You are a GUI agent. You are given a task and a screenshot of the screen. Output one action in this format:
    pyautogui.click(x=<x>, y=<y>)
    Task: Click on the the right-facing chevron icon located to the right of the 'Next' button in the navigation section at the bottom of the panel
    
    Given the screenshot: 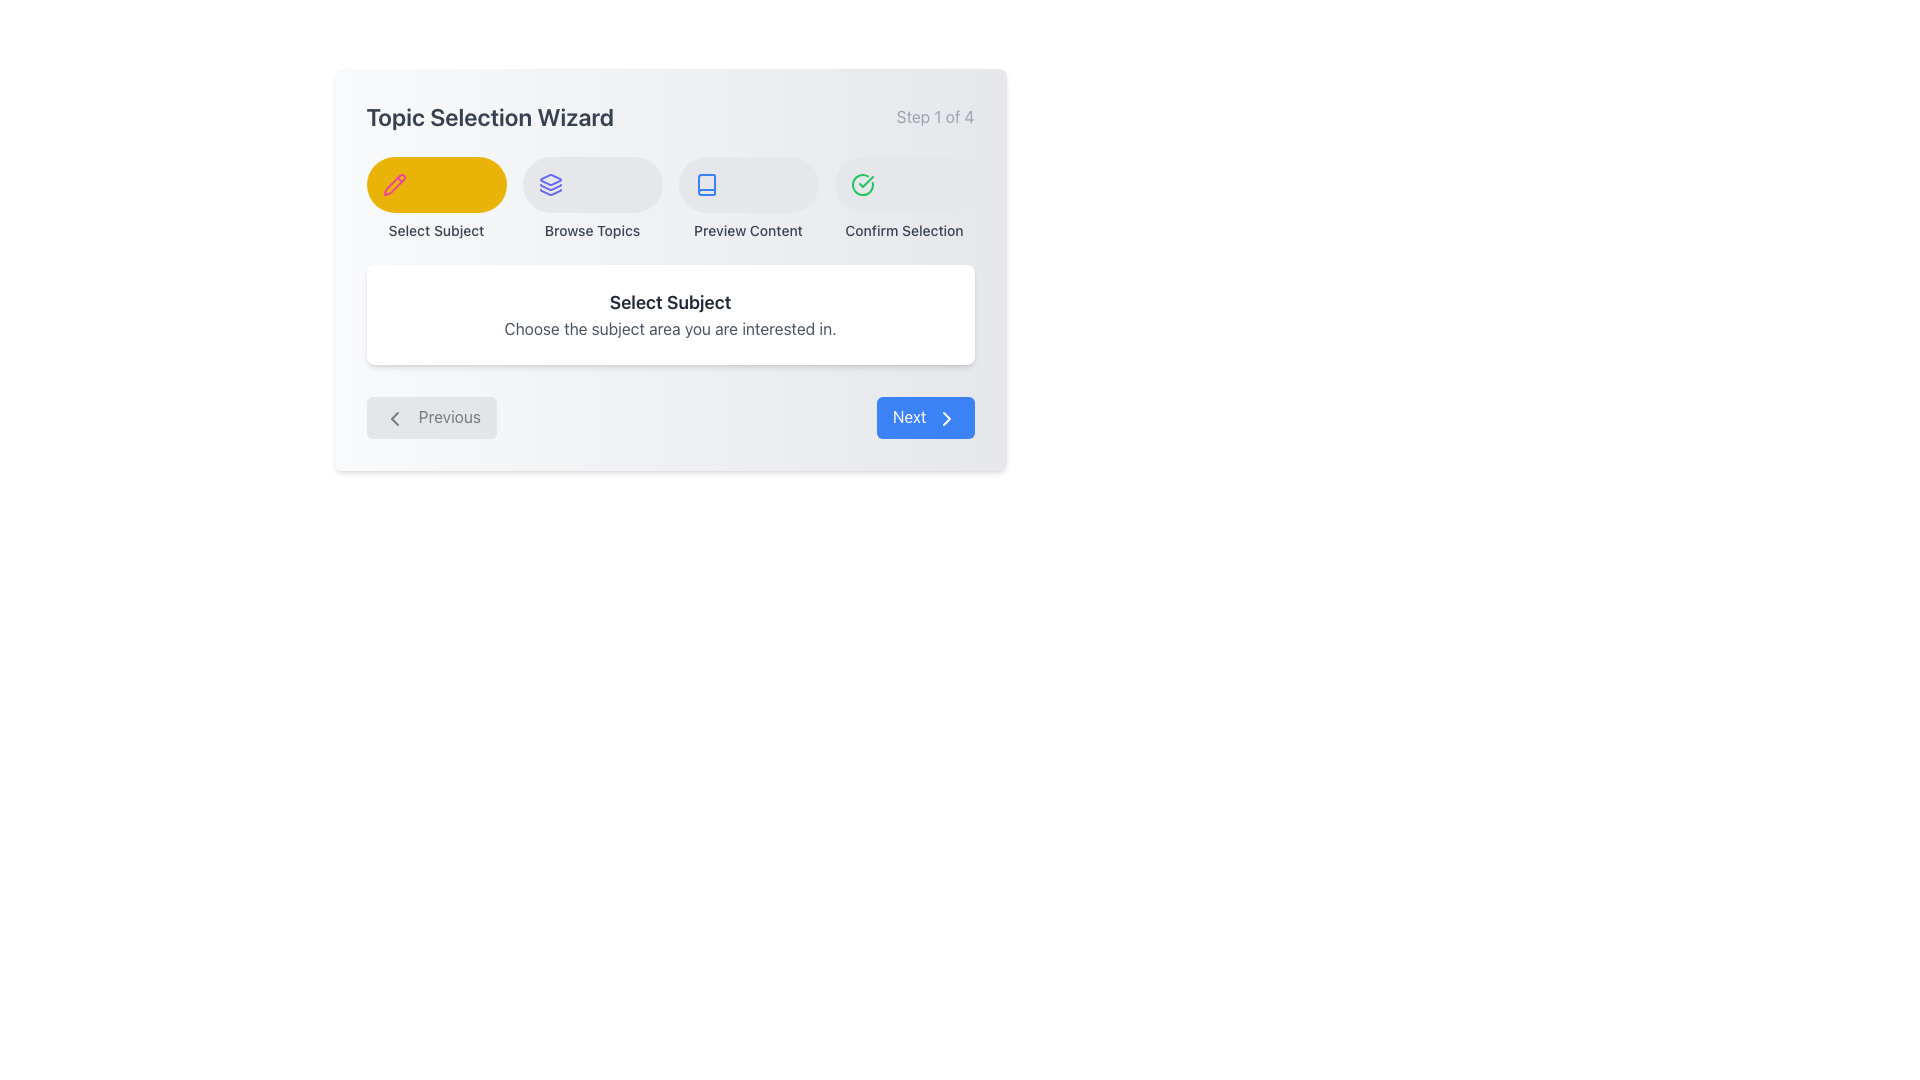 What is the action you would take?
    pyautogui.click(x=945, y=417)
    